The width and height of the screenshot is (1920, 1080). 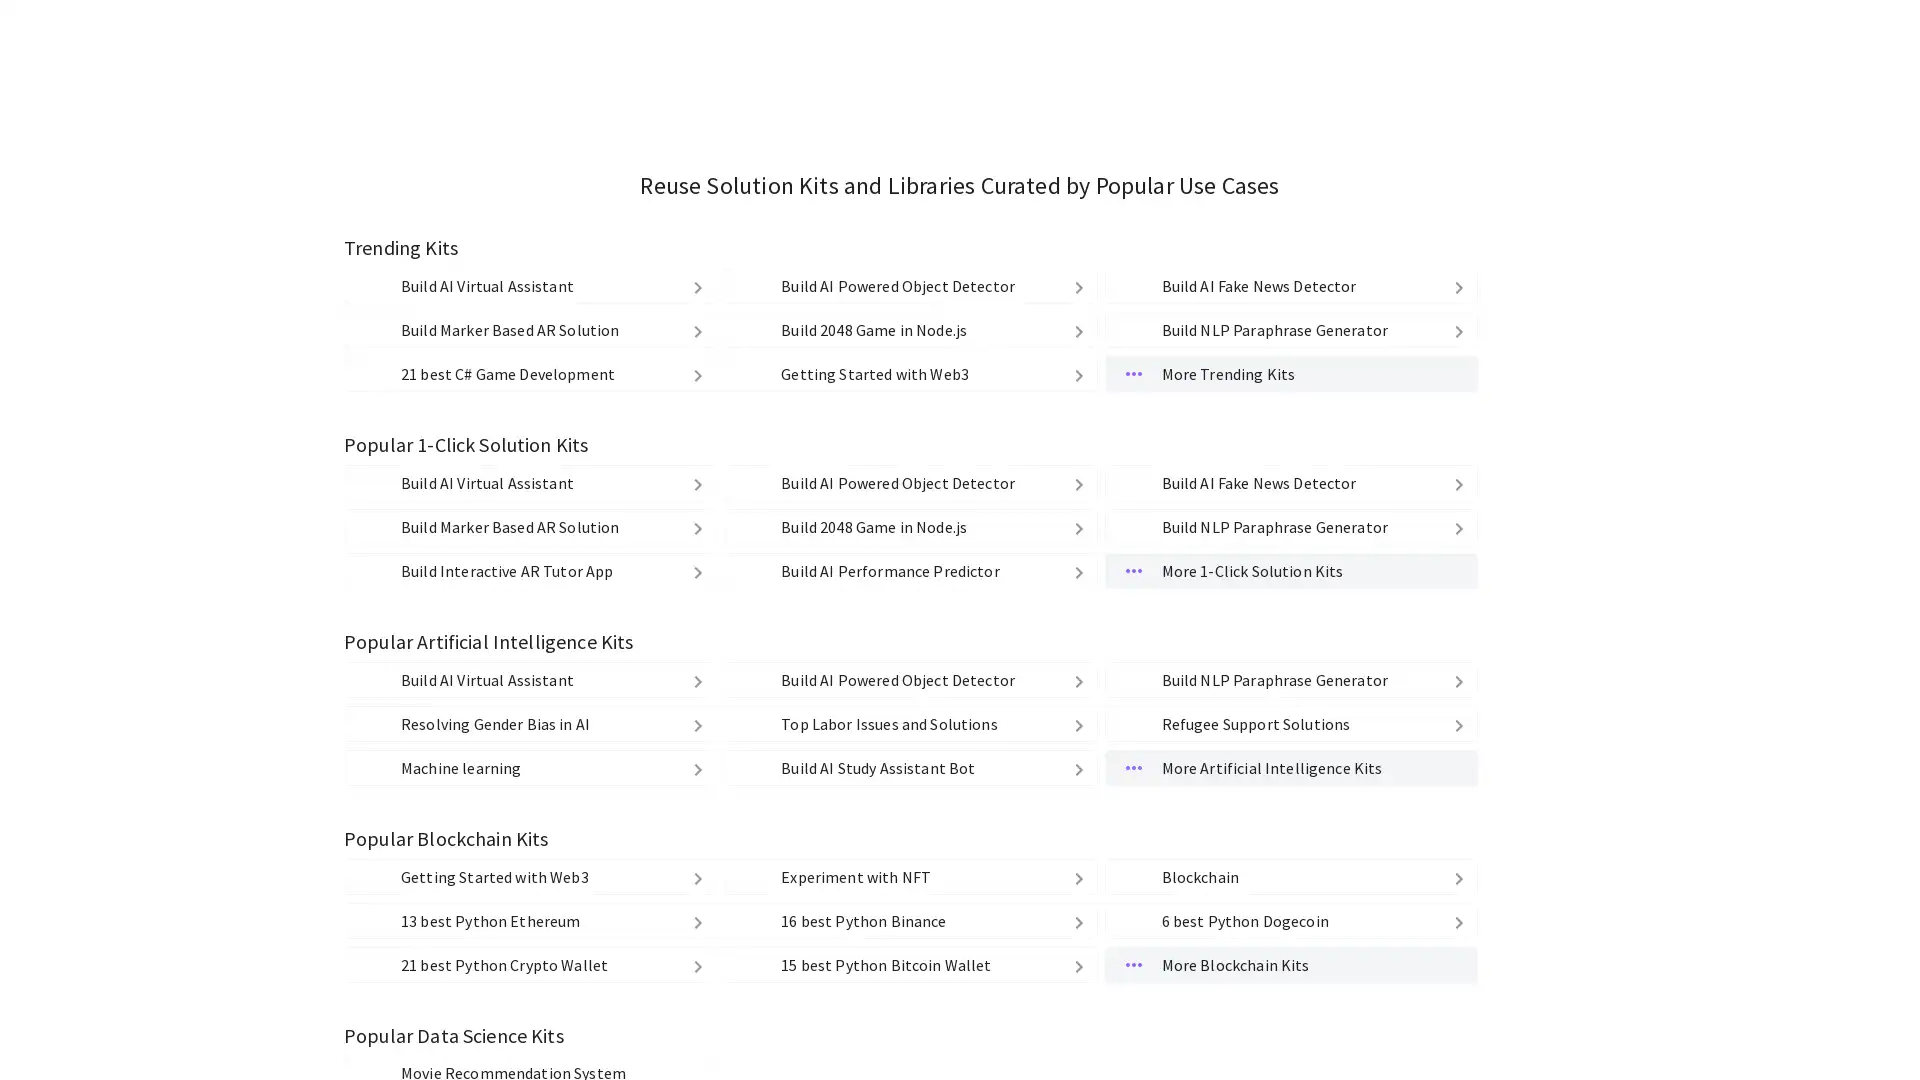 What do you see at coordinates (1011, 589) in the screenshot?
I see `Libraries Libraries` at bounding box center [1011, 589].